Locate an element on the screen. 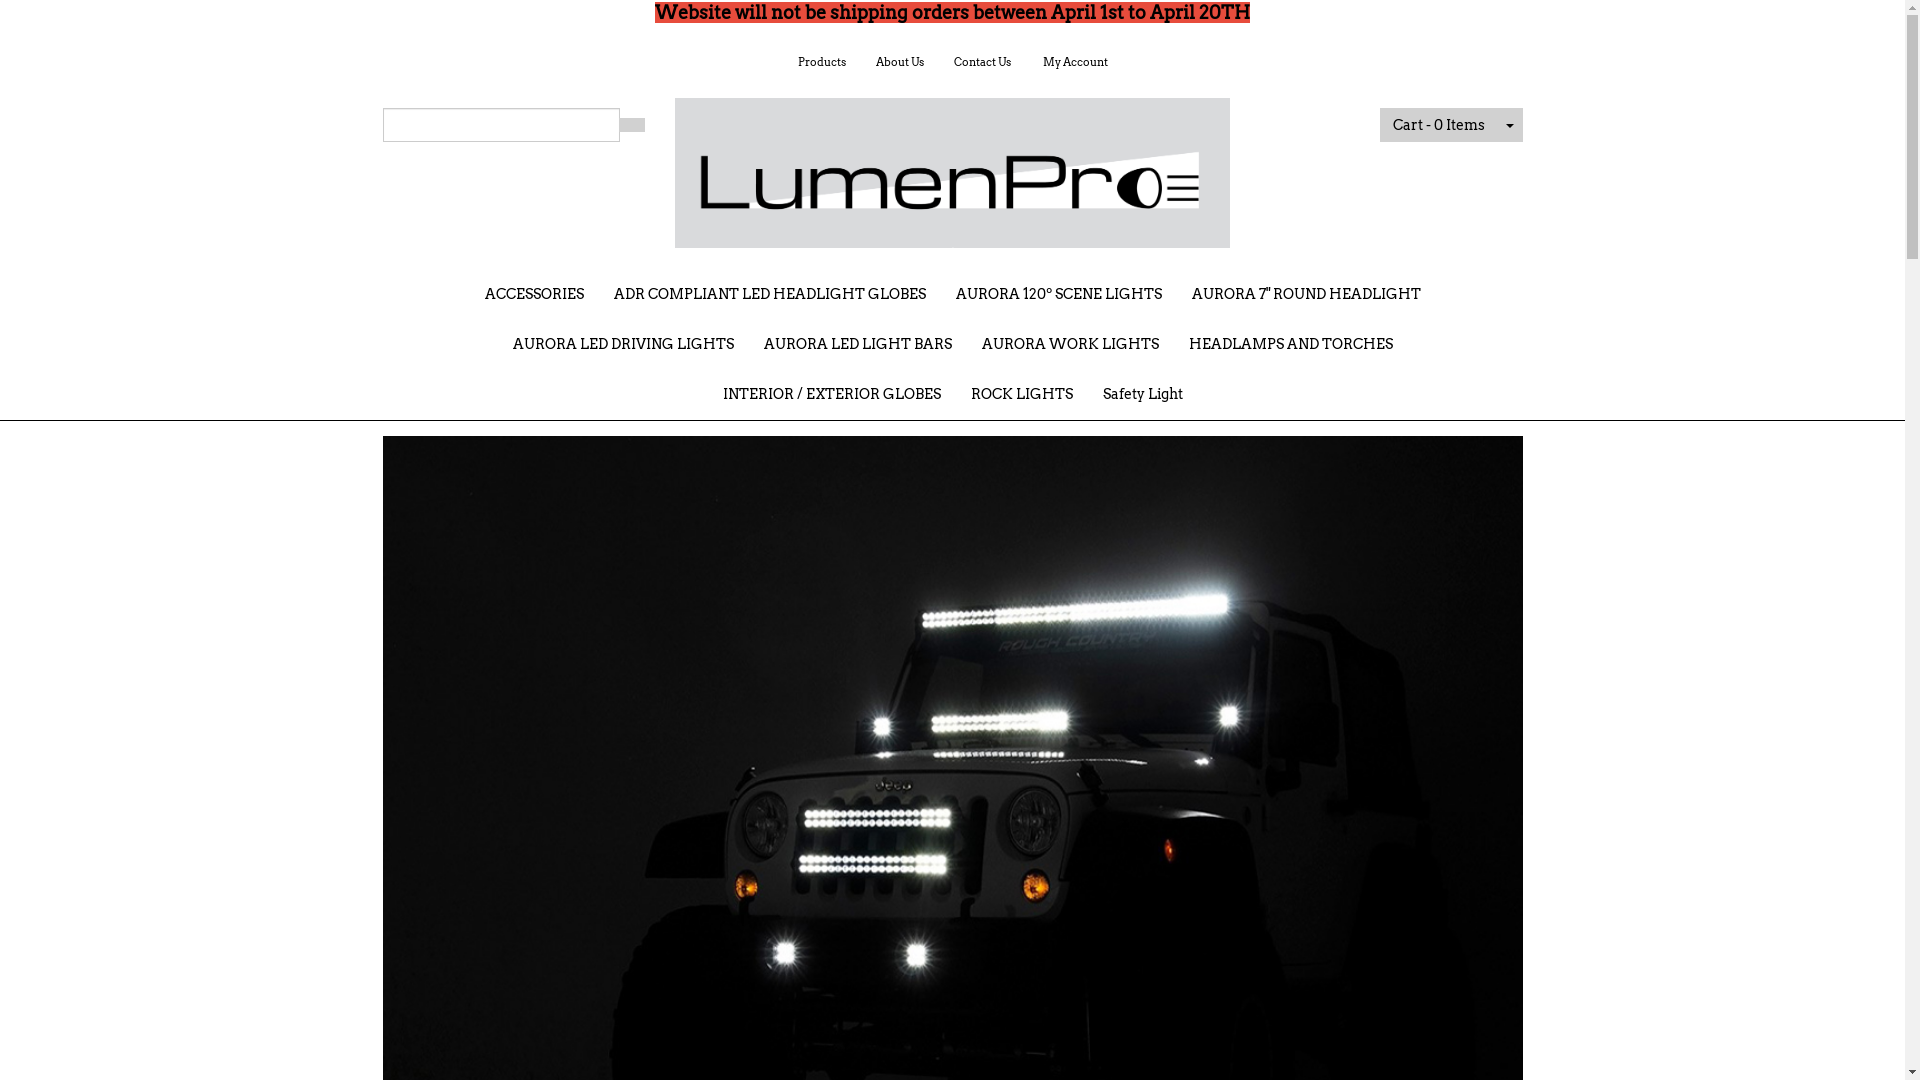  'Cart - 0 Items' is located at coordinates (1438, 124).